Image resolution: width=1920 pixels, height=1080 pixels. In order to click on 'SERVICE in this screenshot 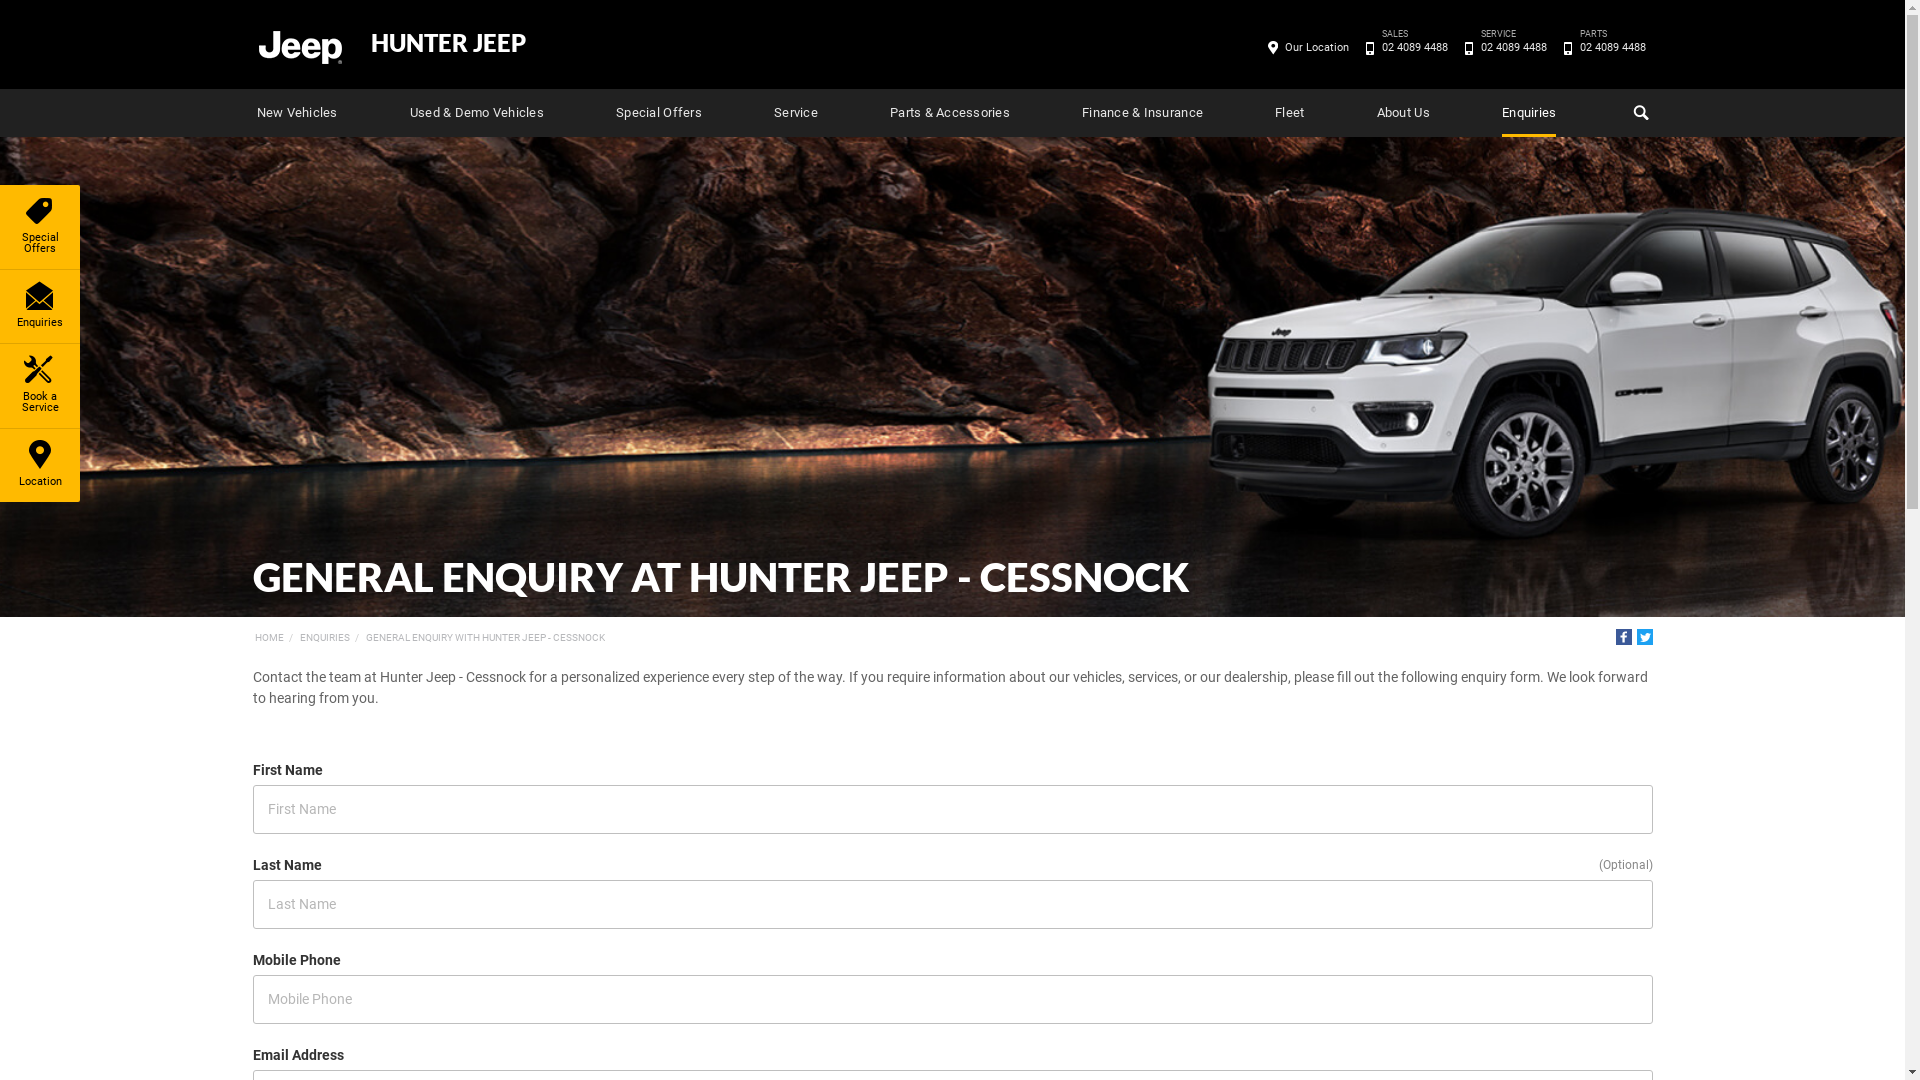, I will do `click(1513, 46)`.